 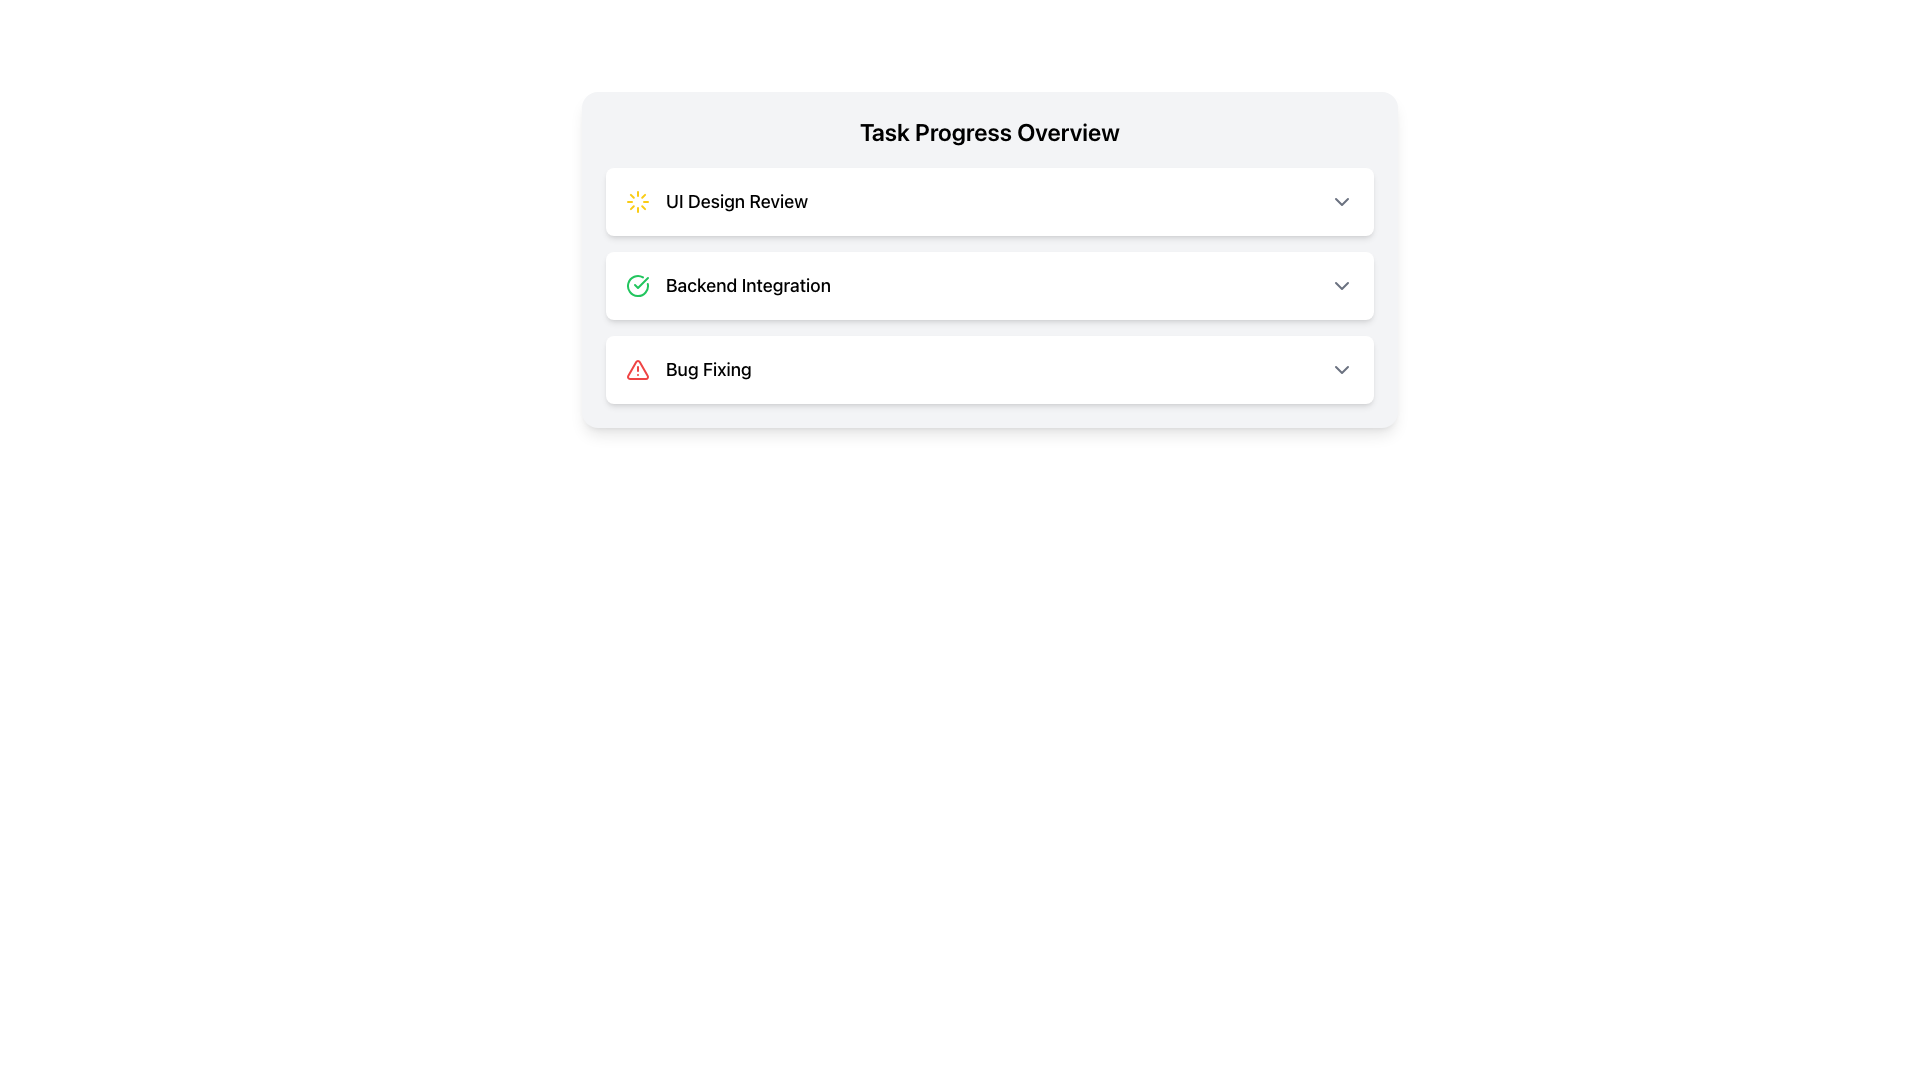 I want to click on the downward-pointing chevron icon (dropdown toggle) located at the far right of the 'Bug Fixing' row in the 'Task Progress Overview' list, so click(x=1342, y=370).